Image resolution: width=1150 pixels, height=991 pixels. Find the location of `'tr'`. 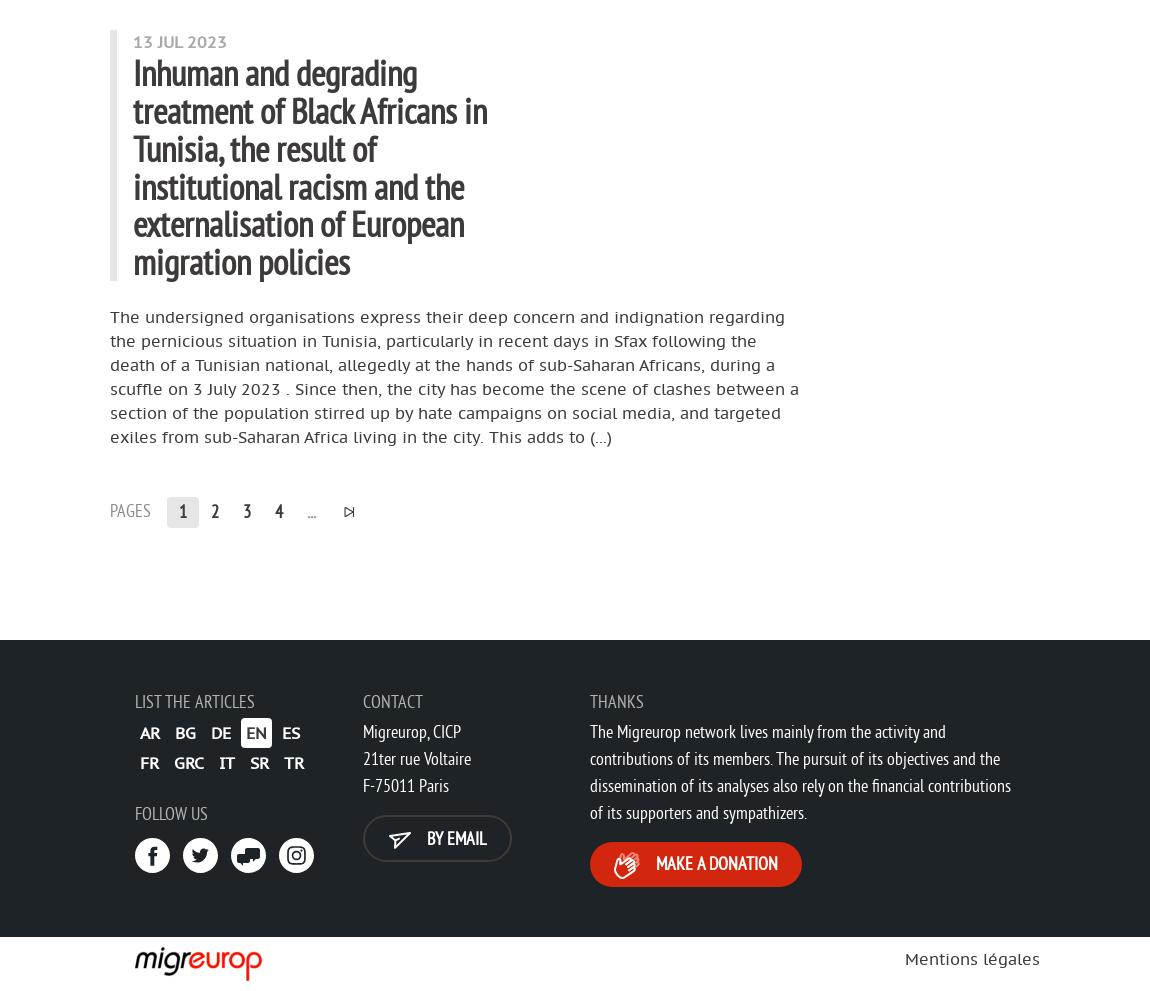

'tr' is located at coordinates (294, 760).